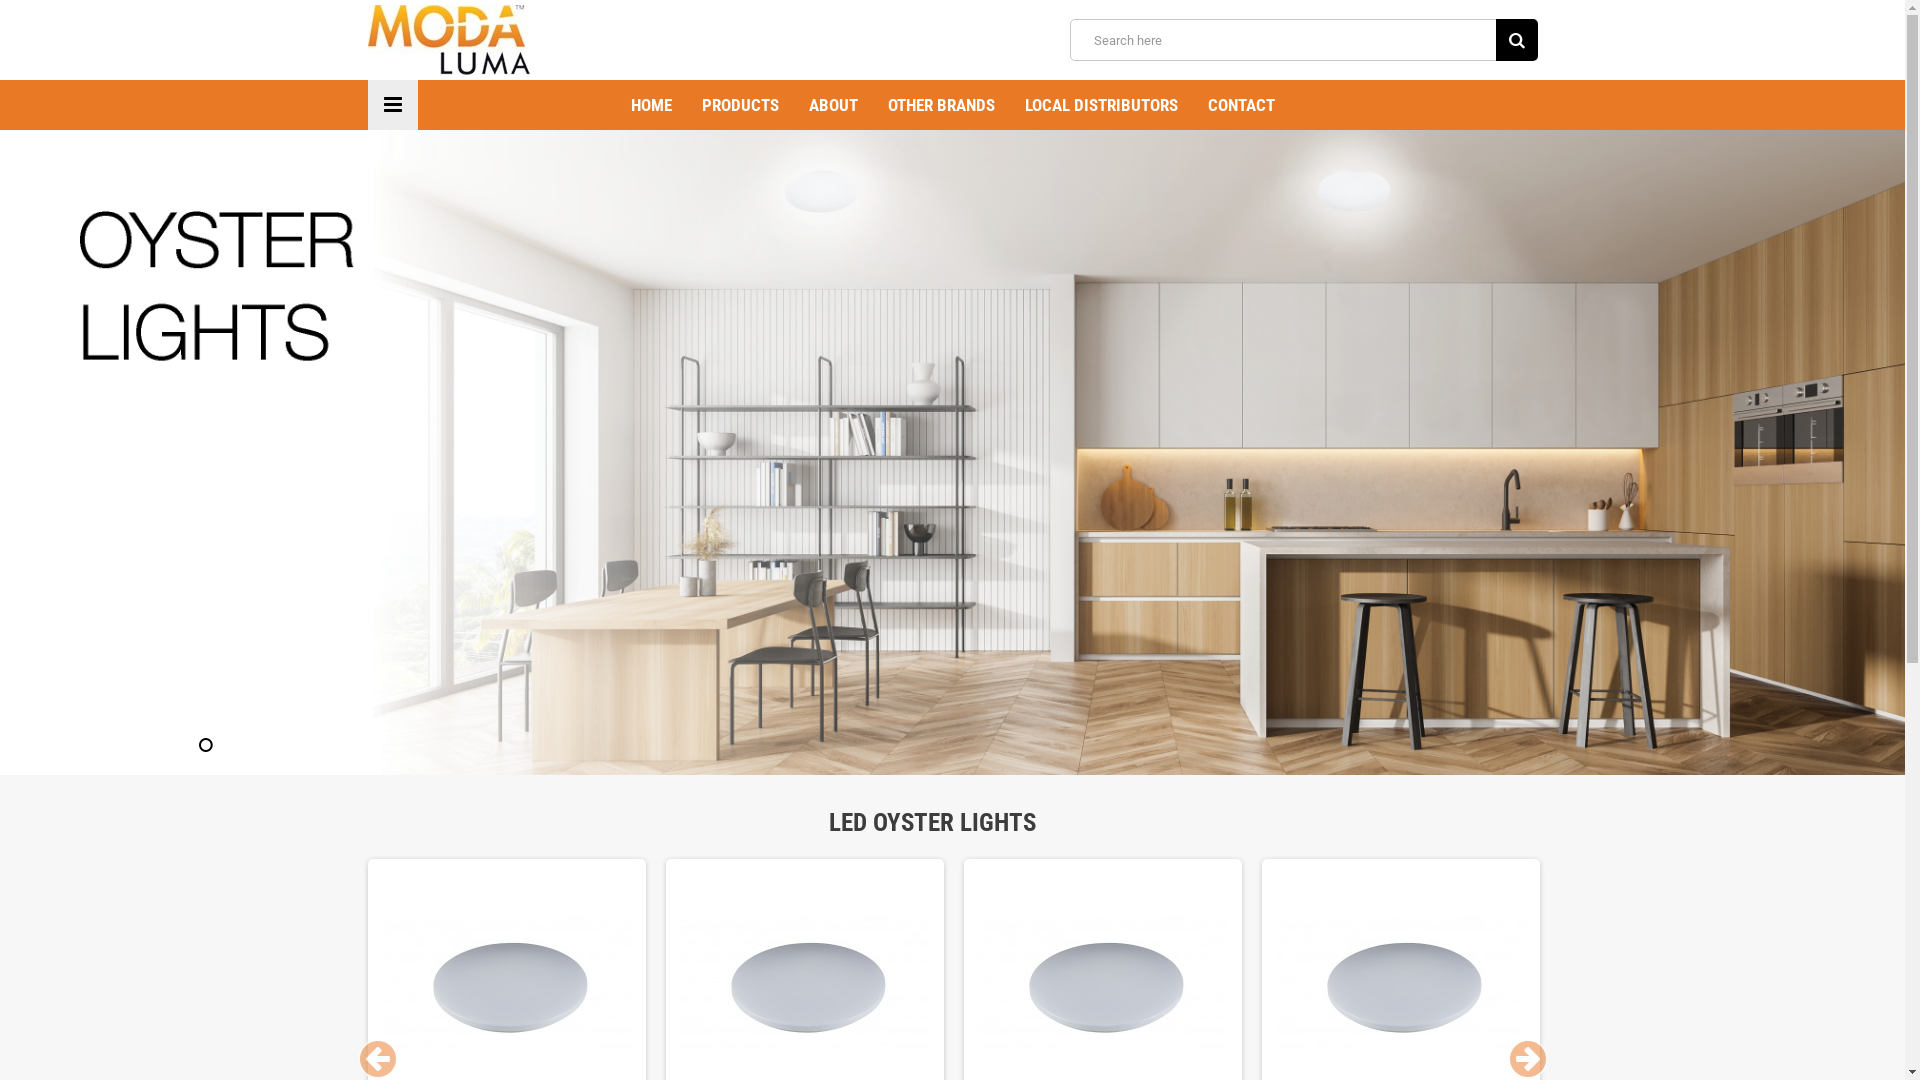  What do you see at coordinates (378, 1058) in the screenshot?
I see `'Previous'` at bounding box center [378, 1058].